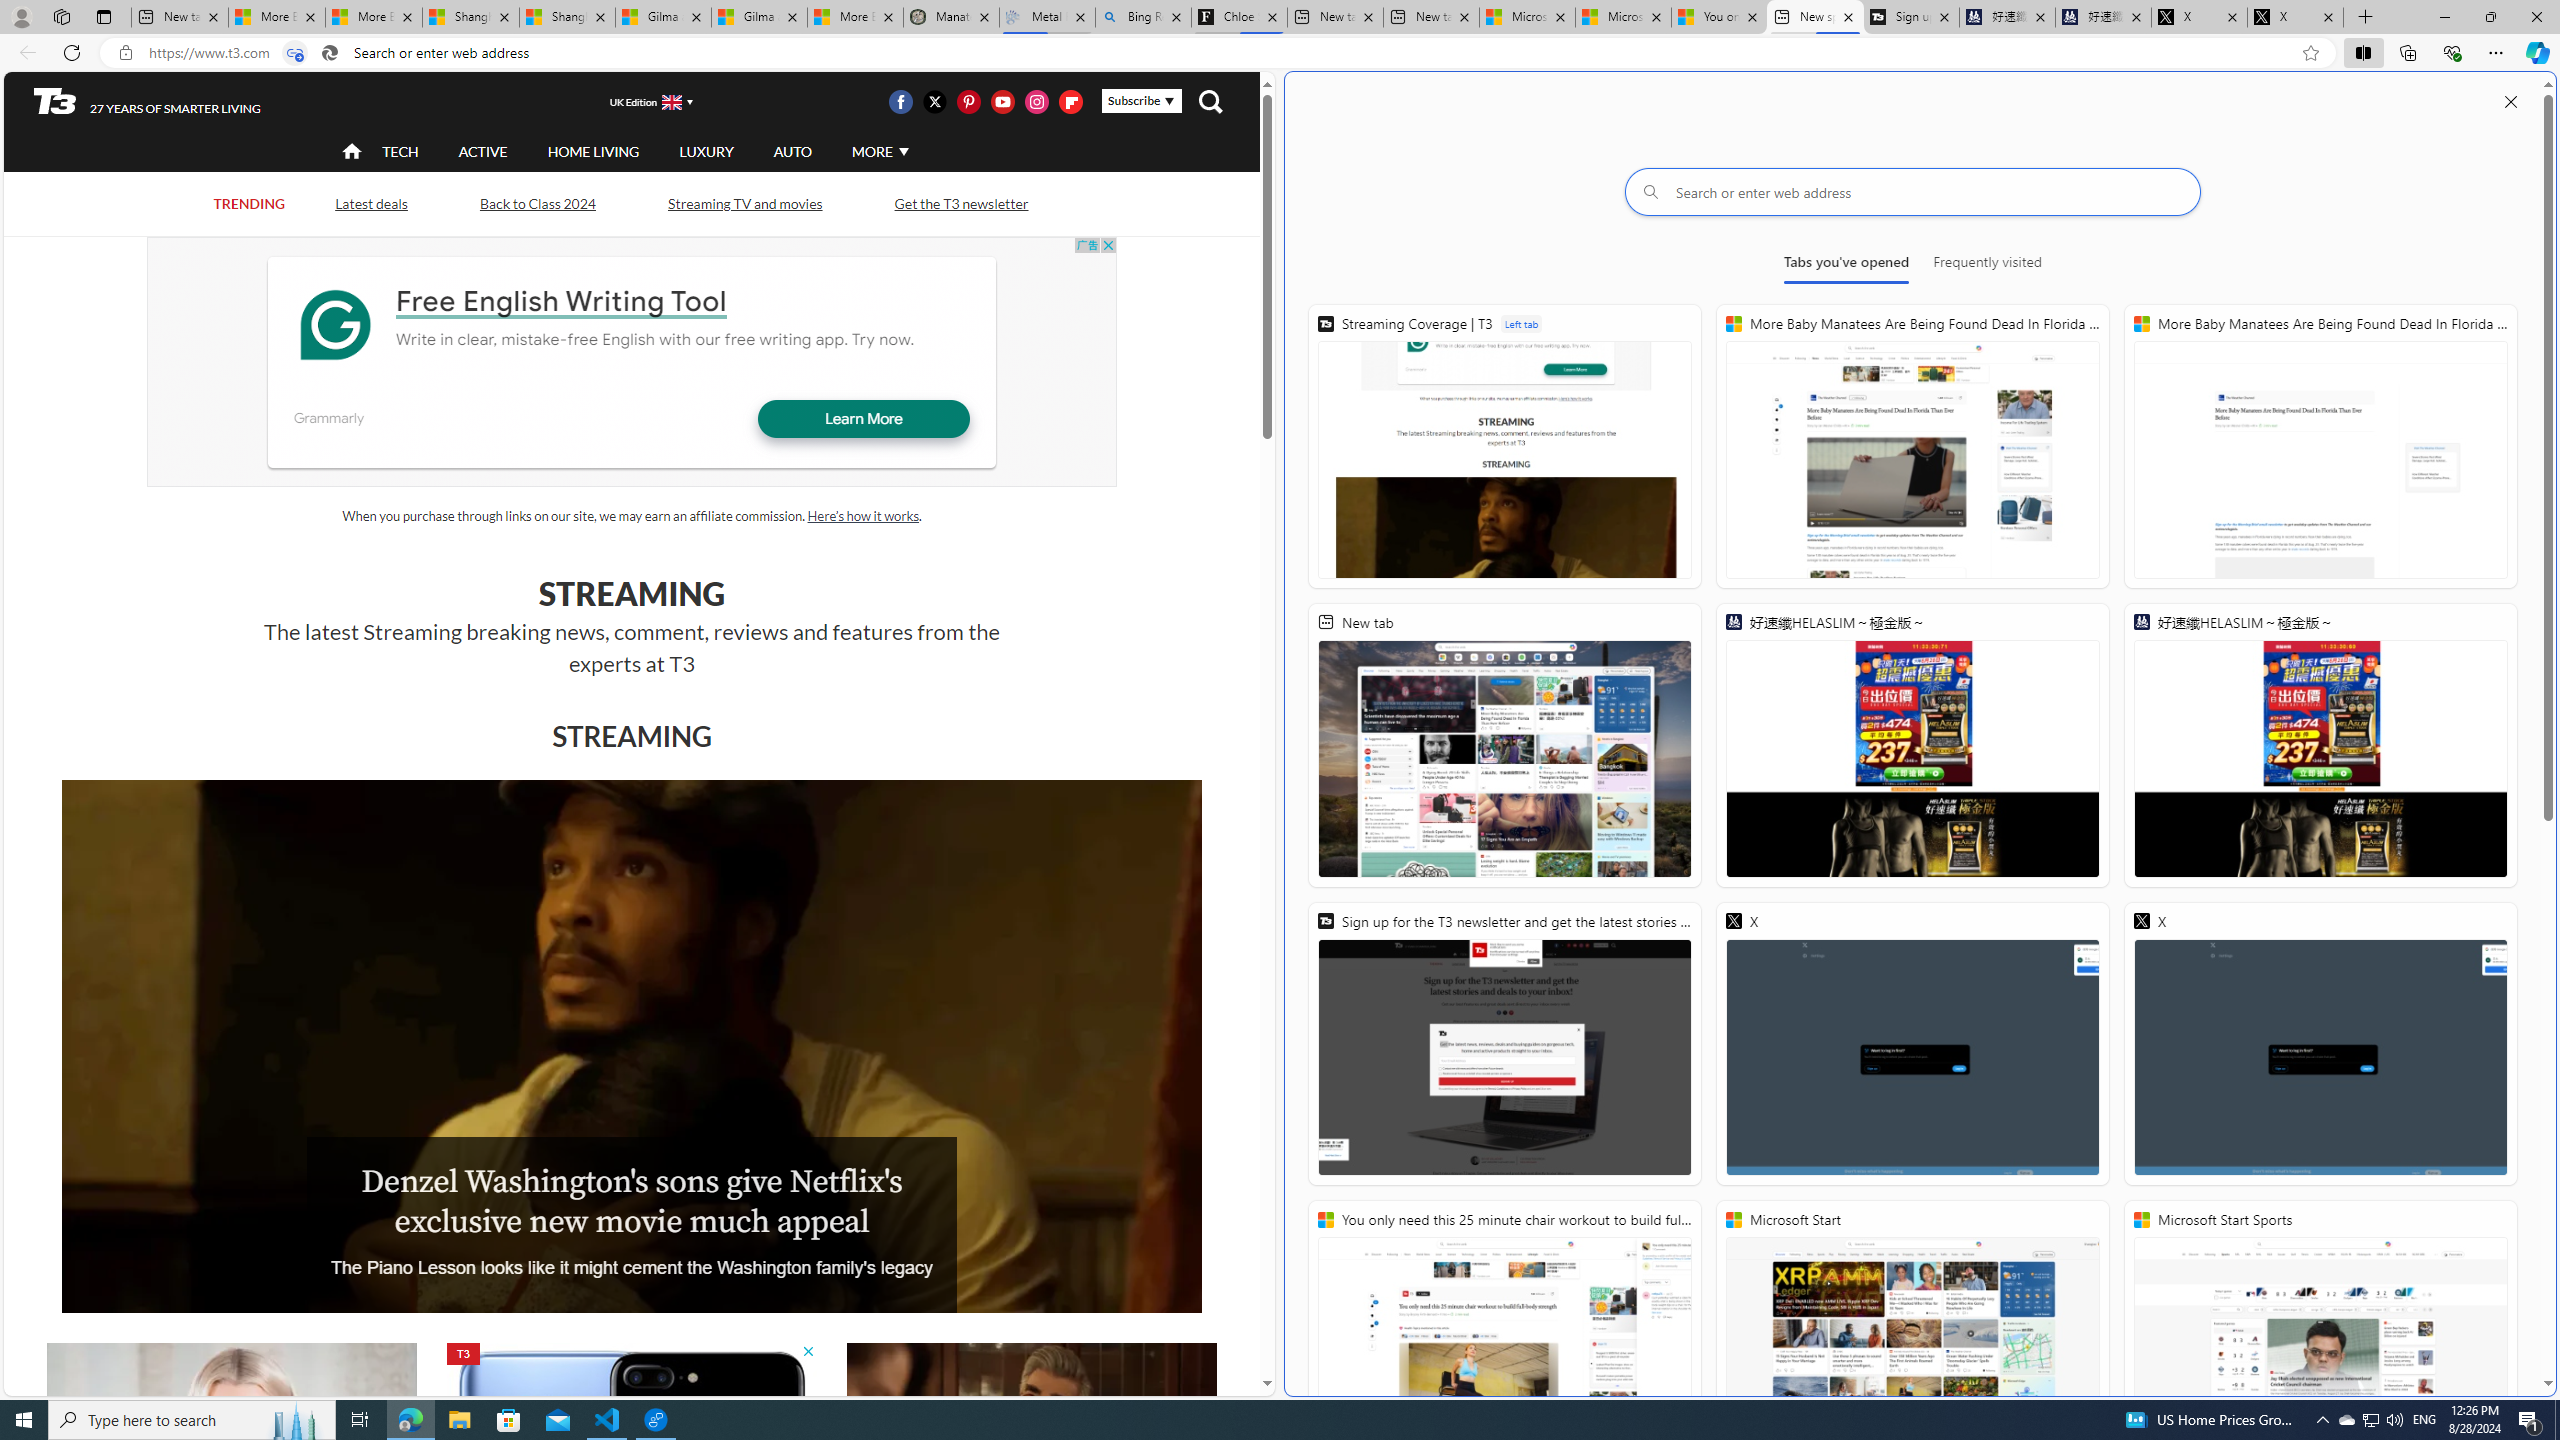 The image size is (2560, 1440). Describe the element at coordinates (877, 150) in the screenshot. I see `'MORE '` at that location.